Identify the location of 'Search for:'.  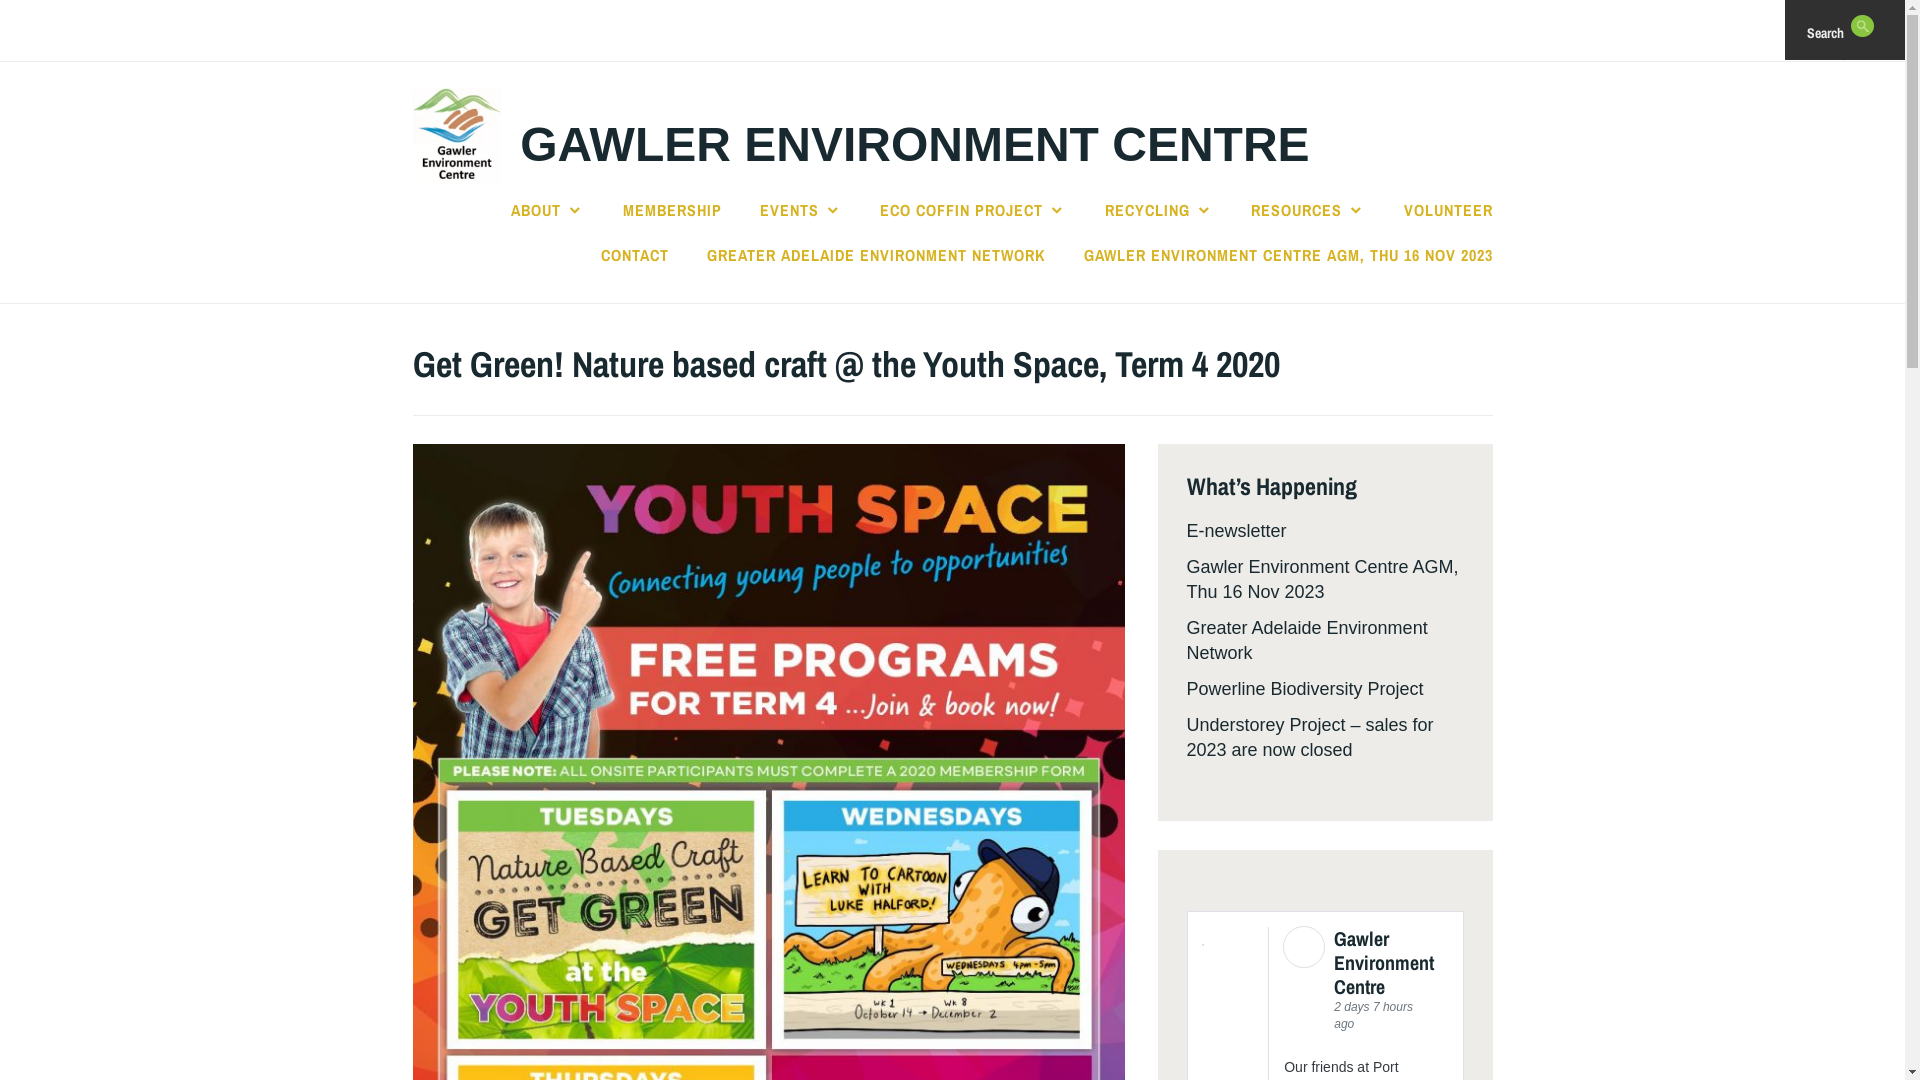
(1888, 30).